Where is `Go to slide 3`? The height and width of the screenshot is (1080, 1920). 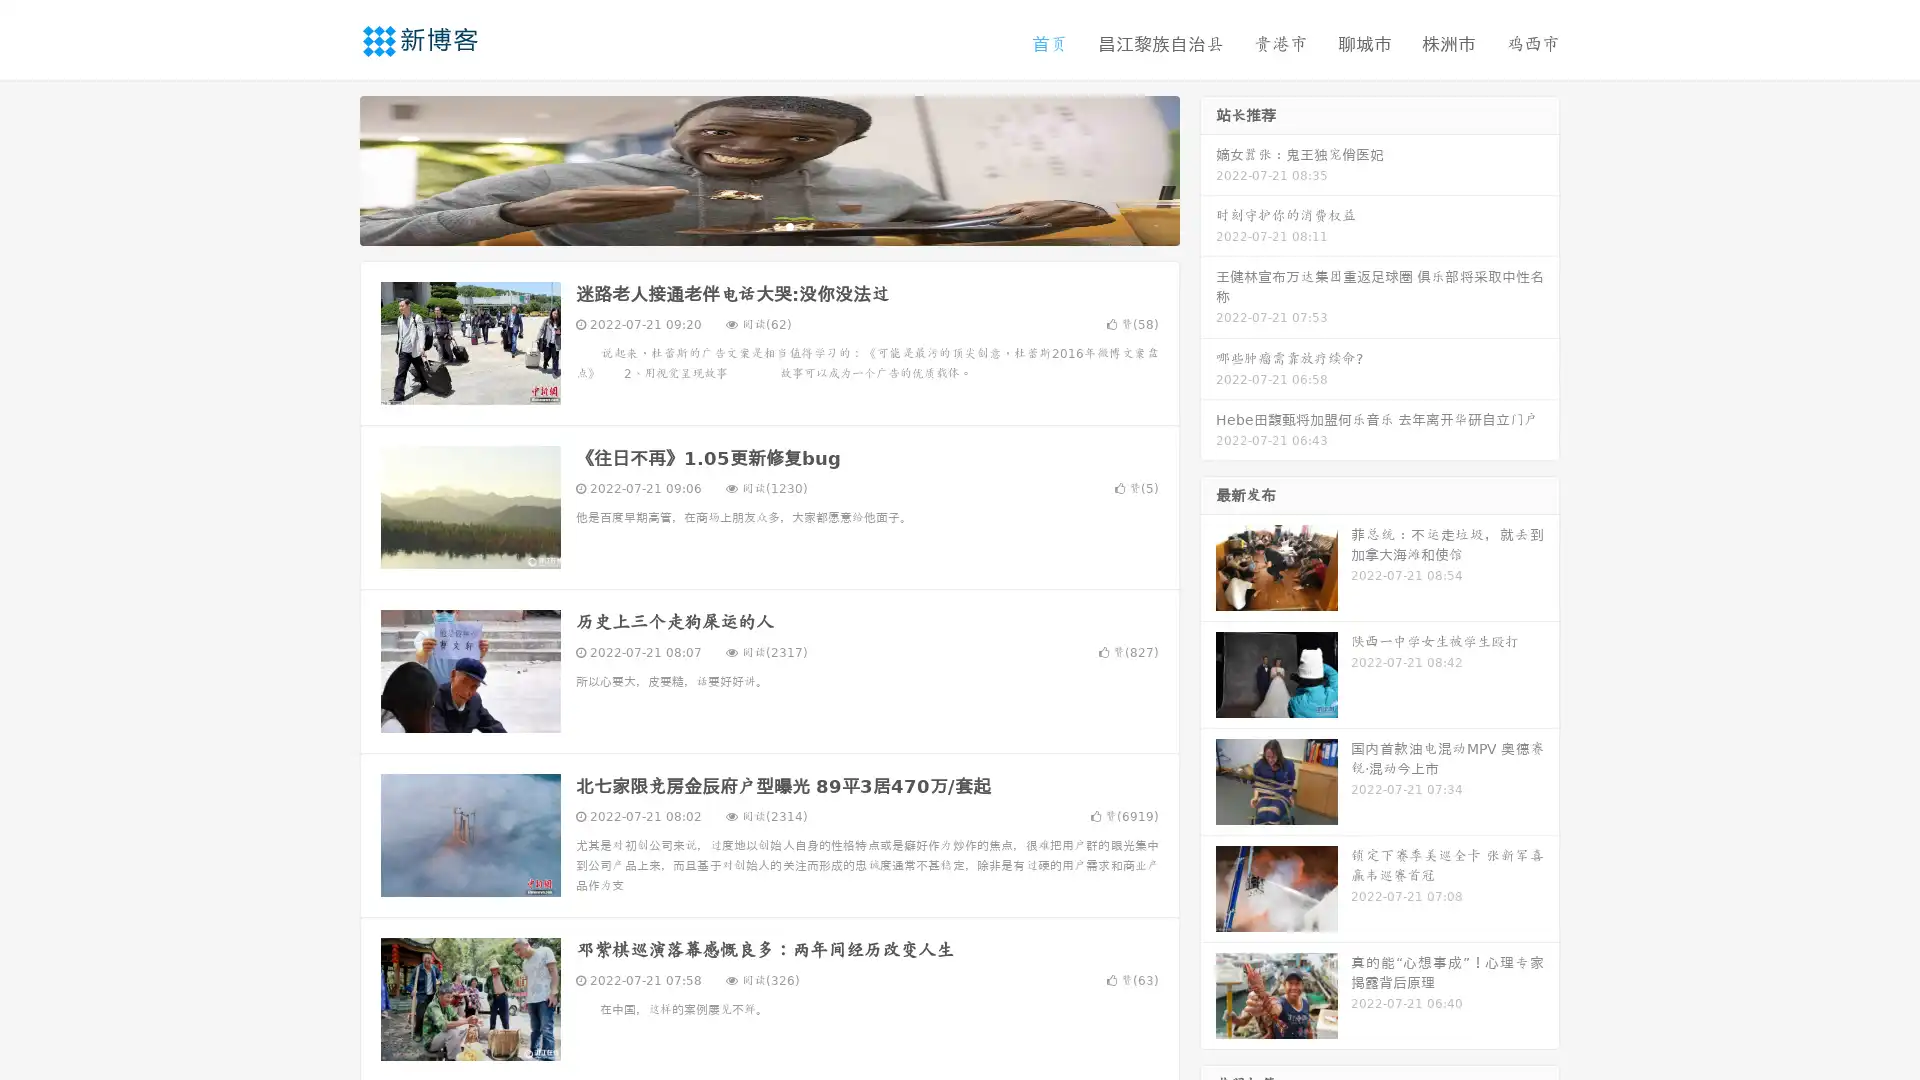
Go to slide 3 is located at coordinates (789, 225).